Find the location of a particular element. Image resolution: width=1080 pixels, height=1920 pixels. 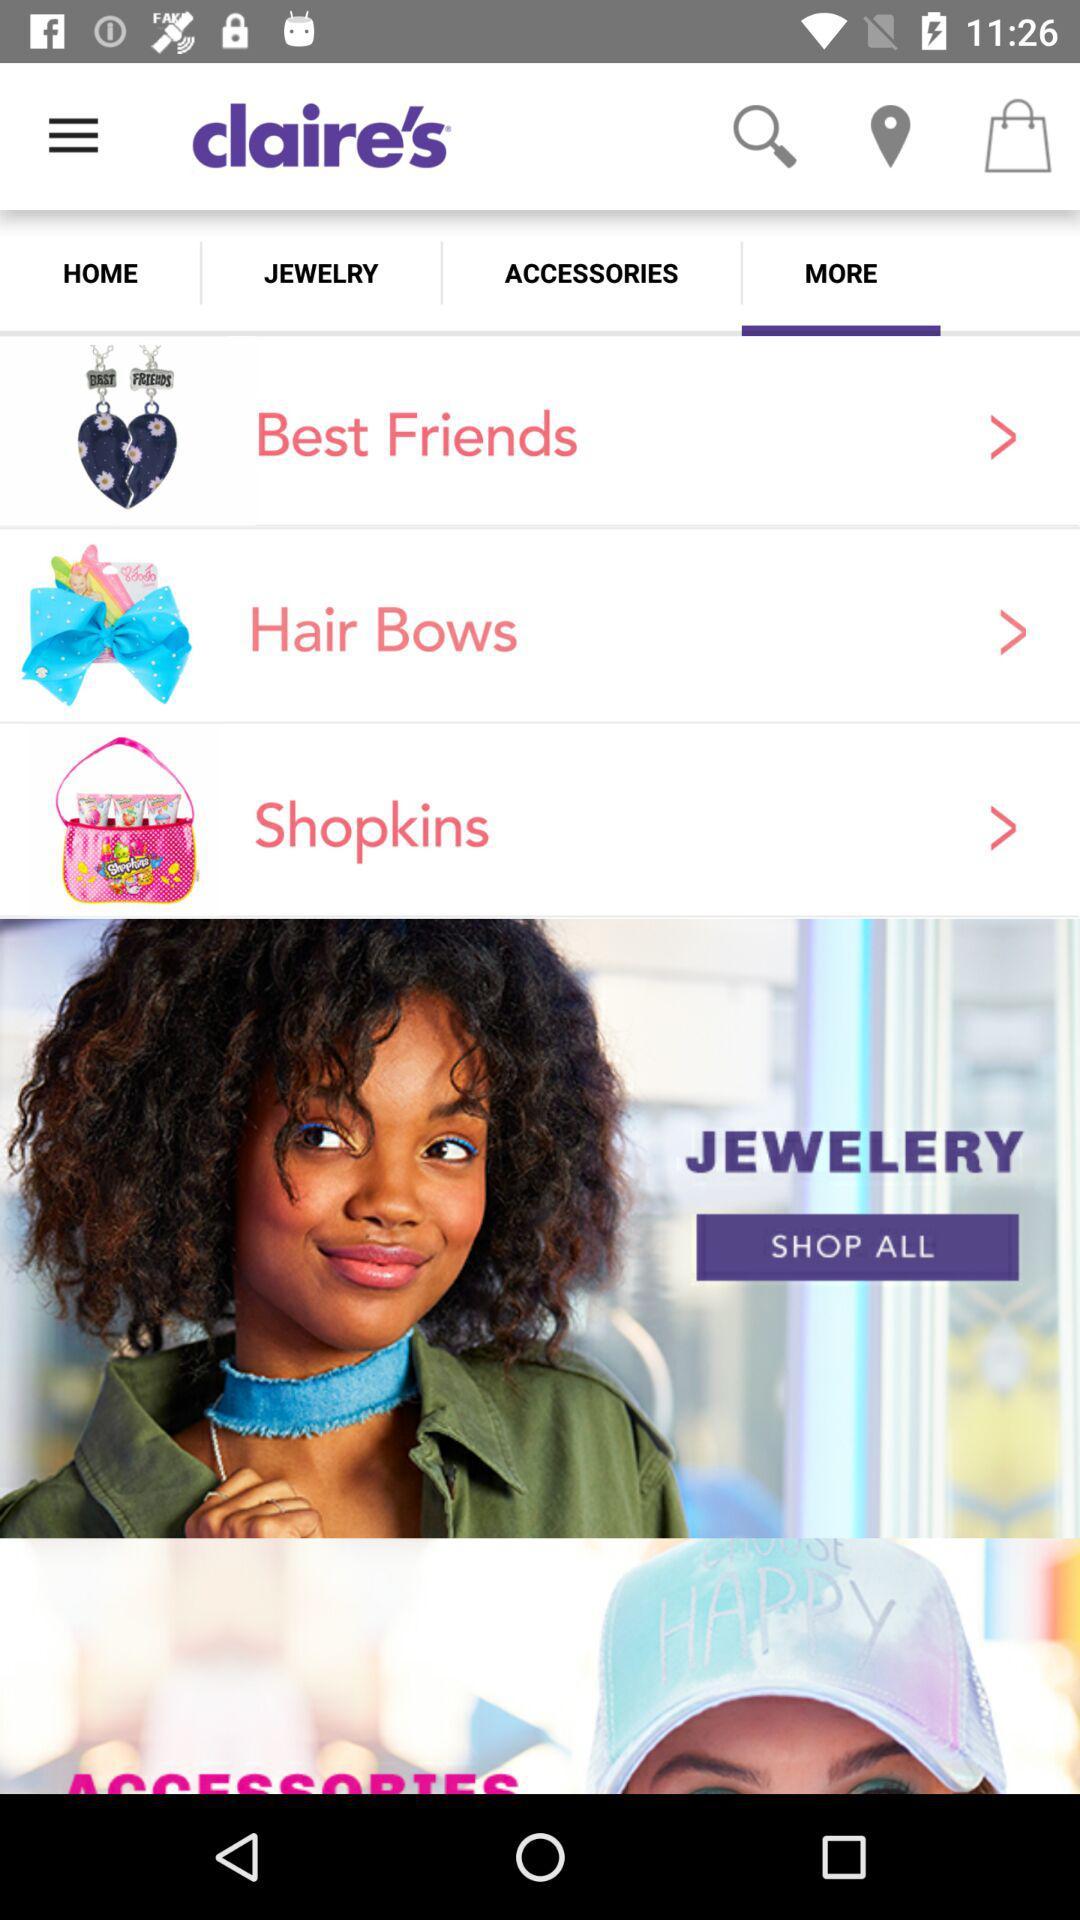

the item to the left of the jewelry item is located at coordinates (100, 272).